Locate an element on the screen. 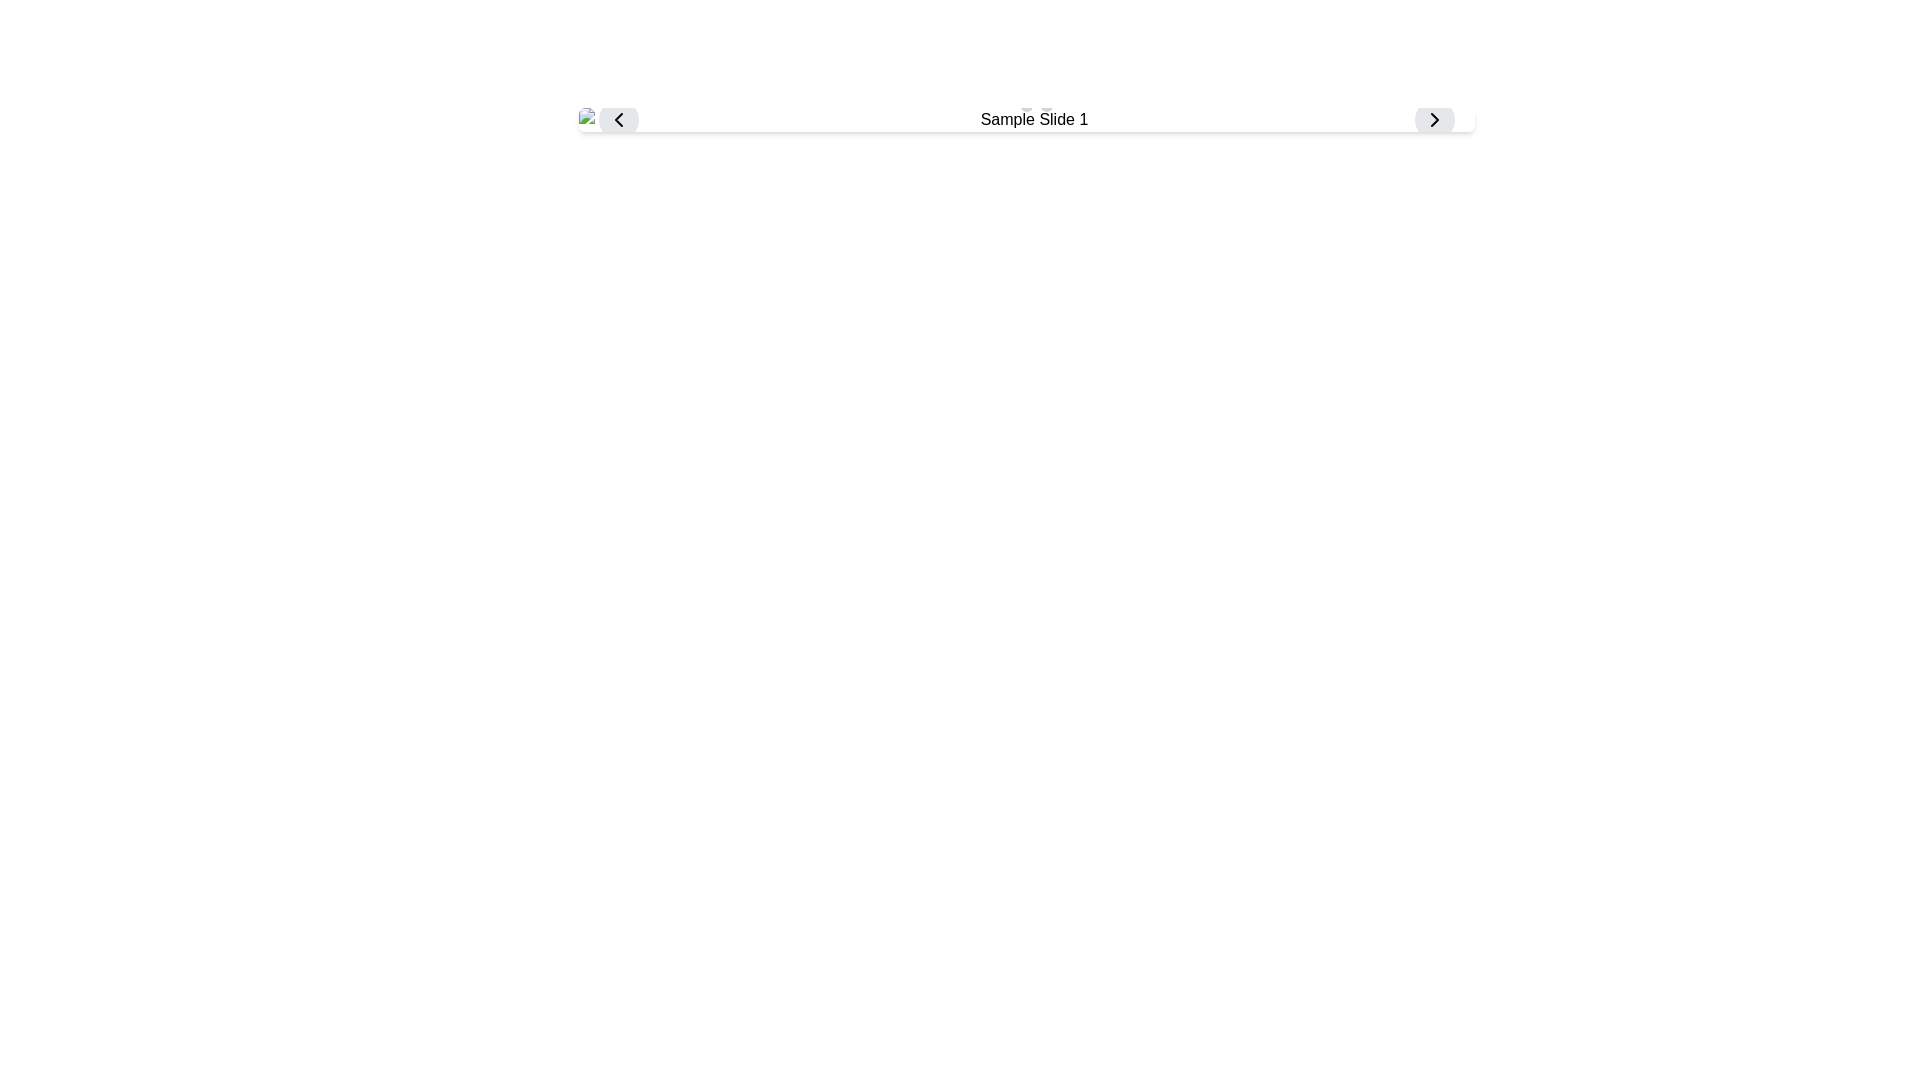 This screenshot has width=1920, height=1080. the forward navigation button located on the far-right side of the navigation bar, which is contained within a light gray circular button is located at coordinates (1433, 119).